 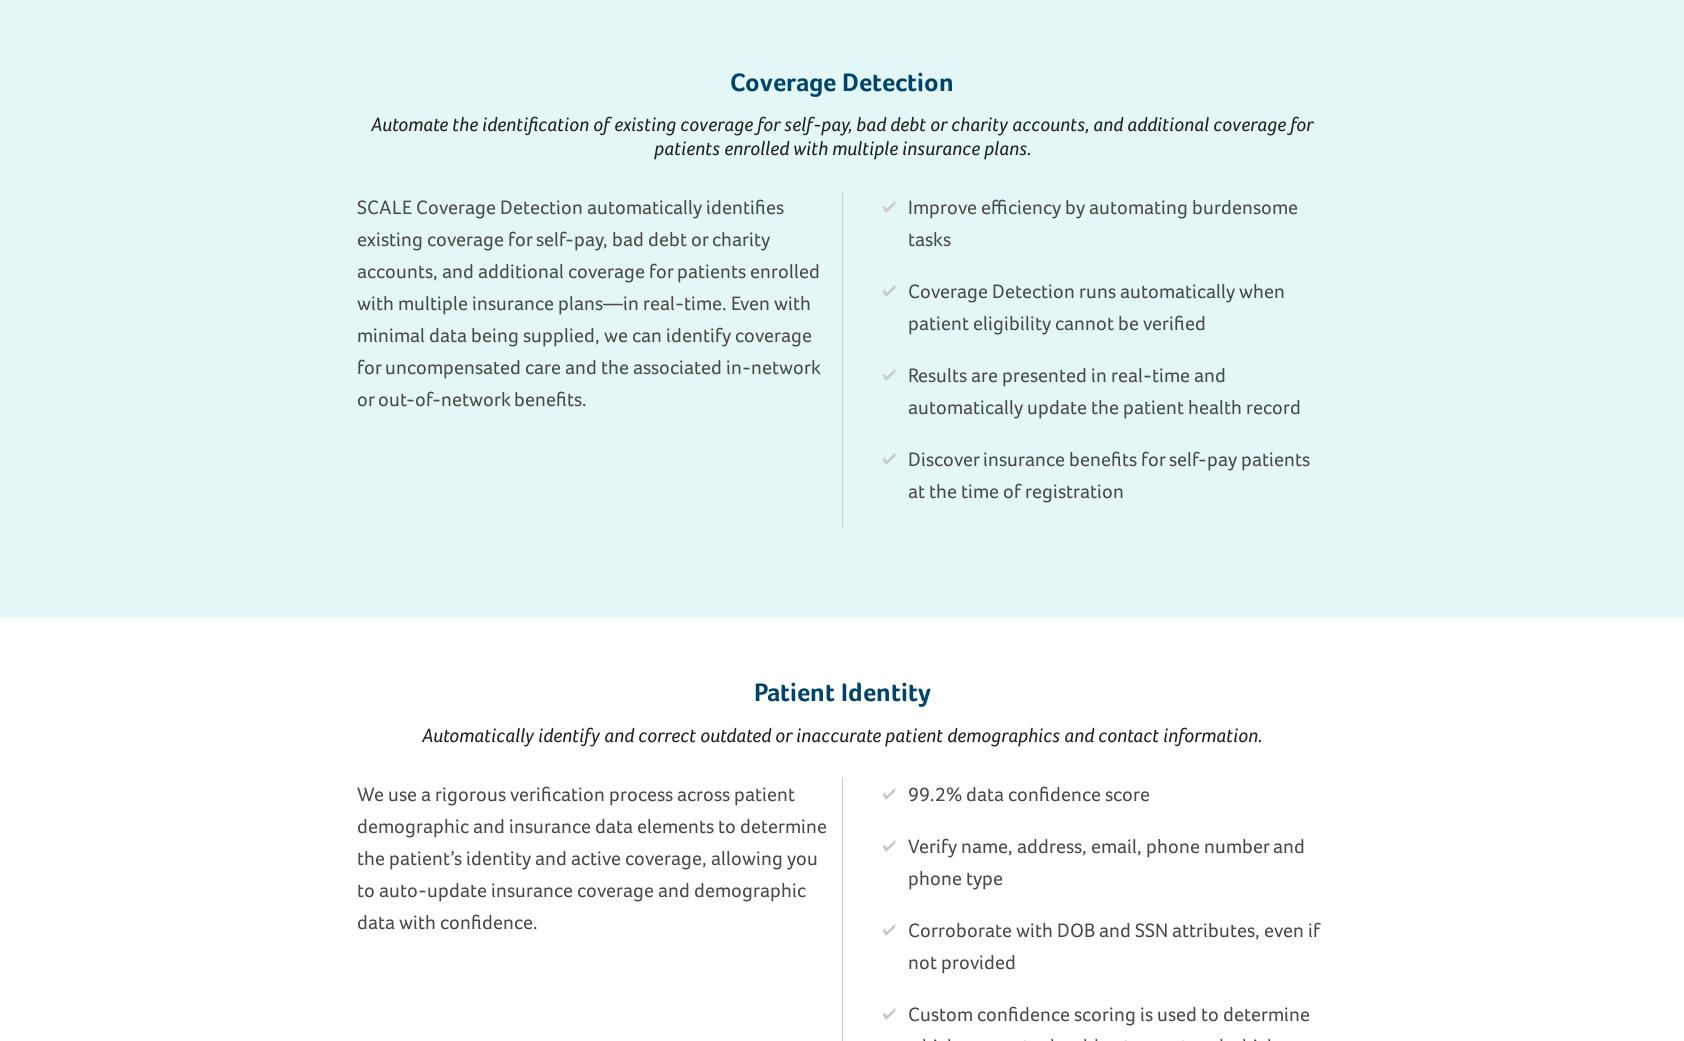 What do you see at coordinates (1106, 860) in the screenshot?
I see `'Verify name, address, email, phone number and phone type'` at bounding box center [1106, 860].